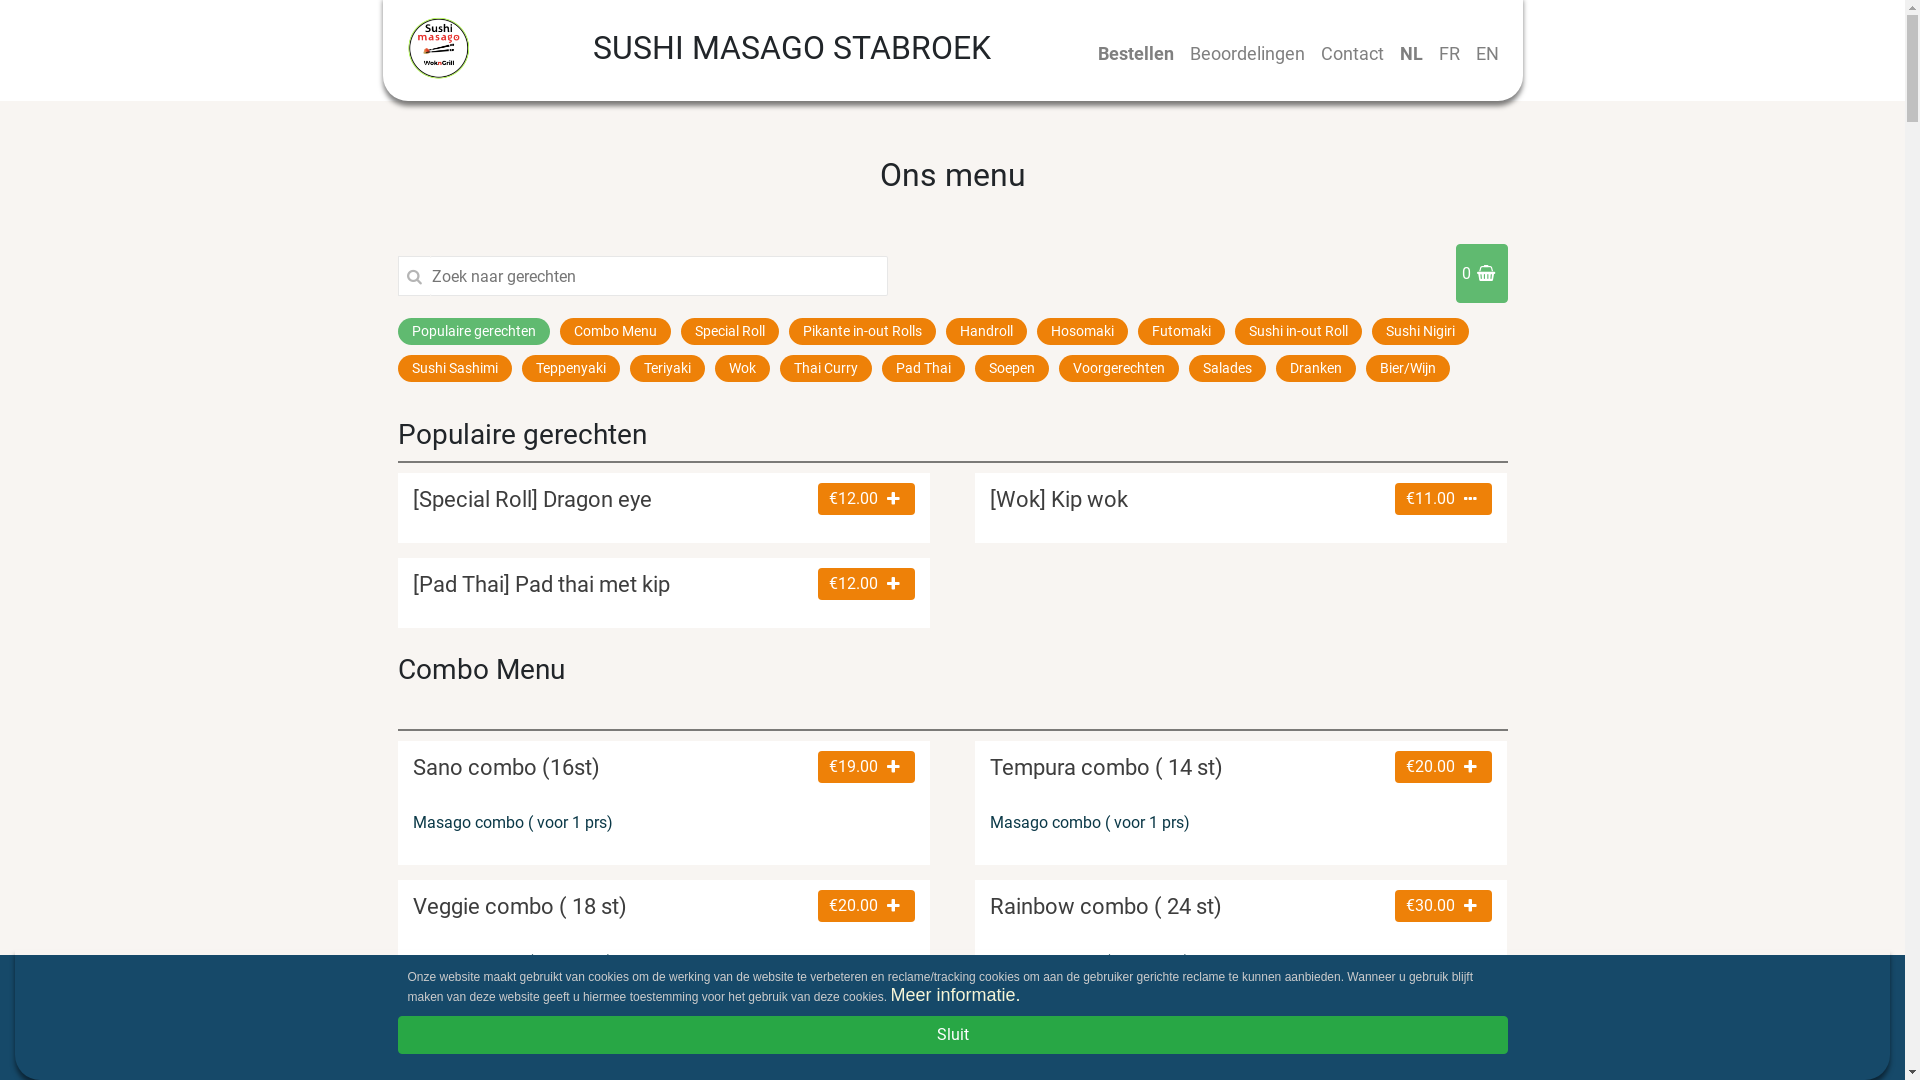 This screenshot has width=1920, height=1080. What do you see at coordinates (1481, 273) in the screenshot?
I see `'0'` at bounding box center [1481, 273].